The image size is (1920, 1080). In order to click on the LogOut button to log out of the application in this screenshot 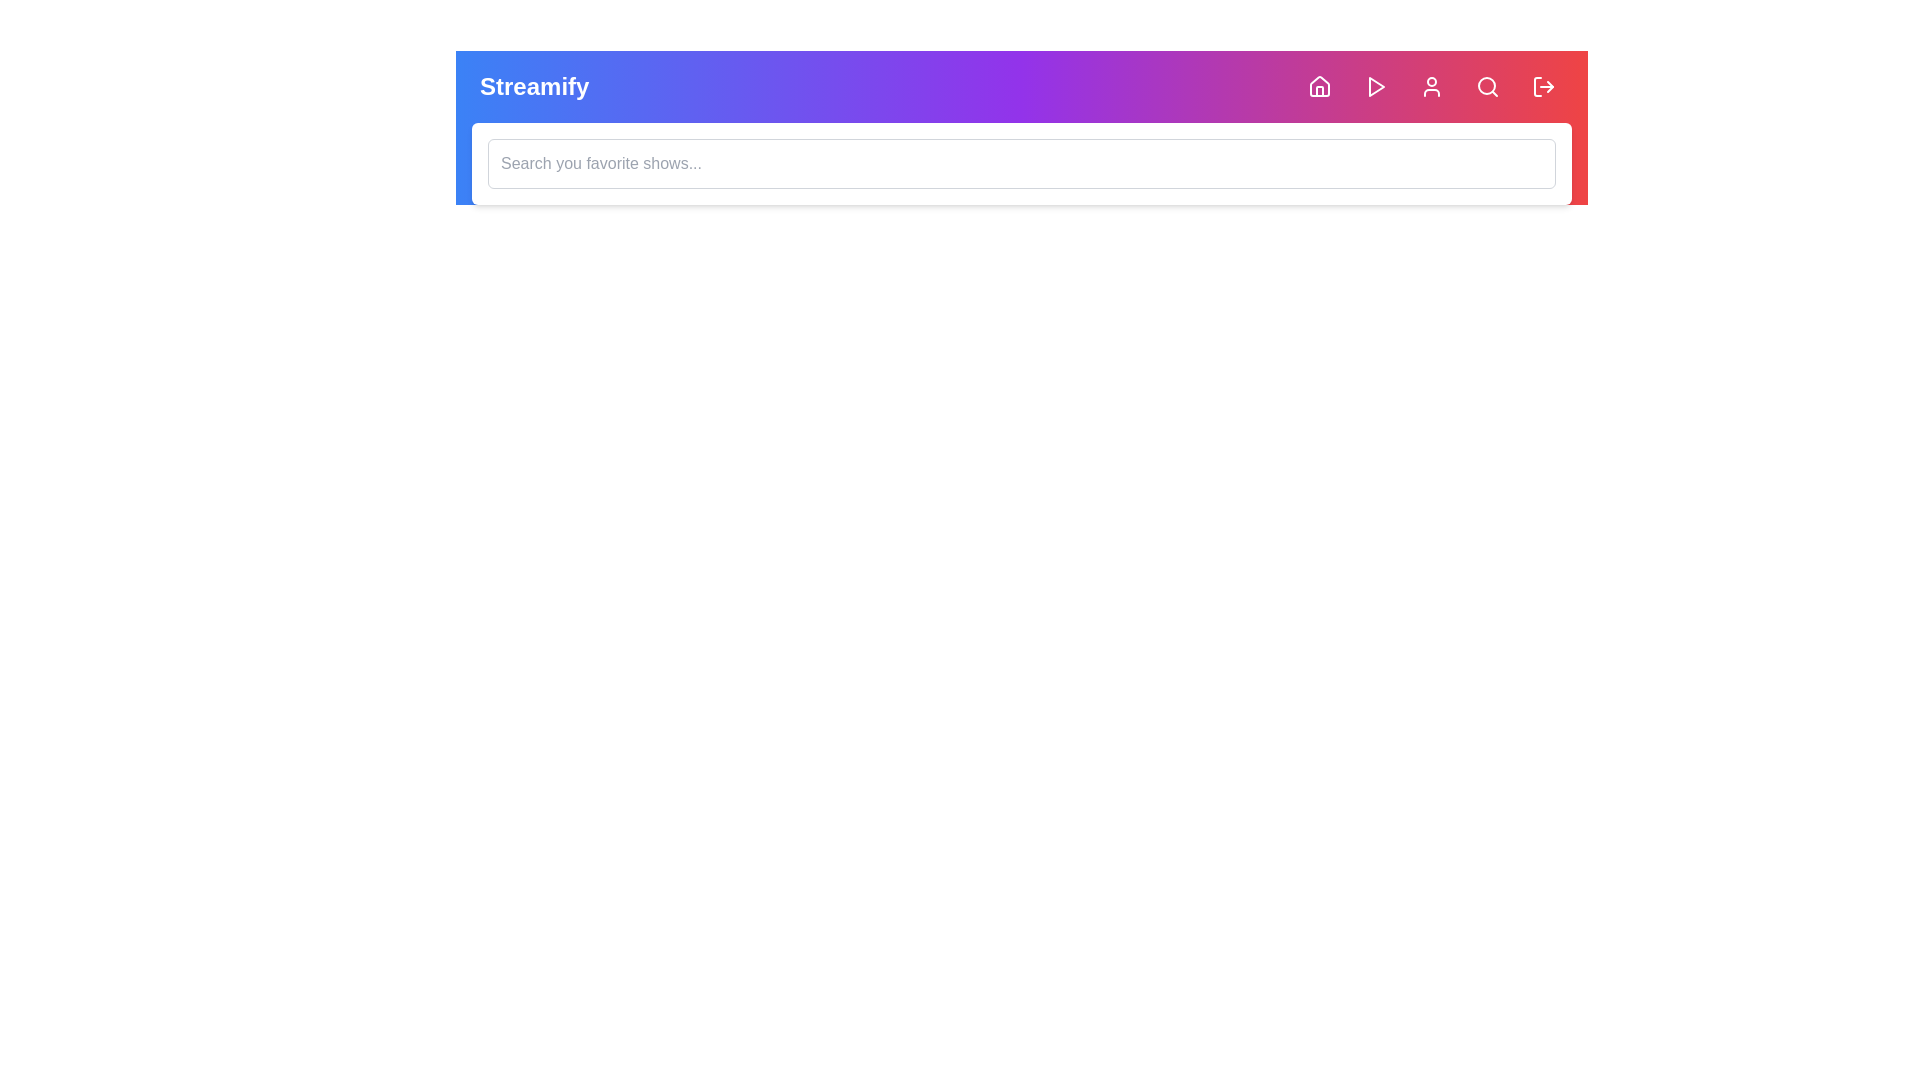, I will do `click(1543, 86)`.